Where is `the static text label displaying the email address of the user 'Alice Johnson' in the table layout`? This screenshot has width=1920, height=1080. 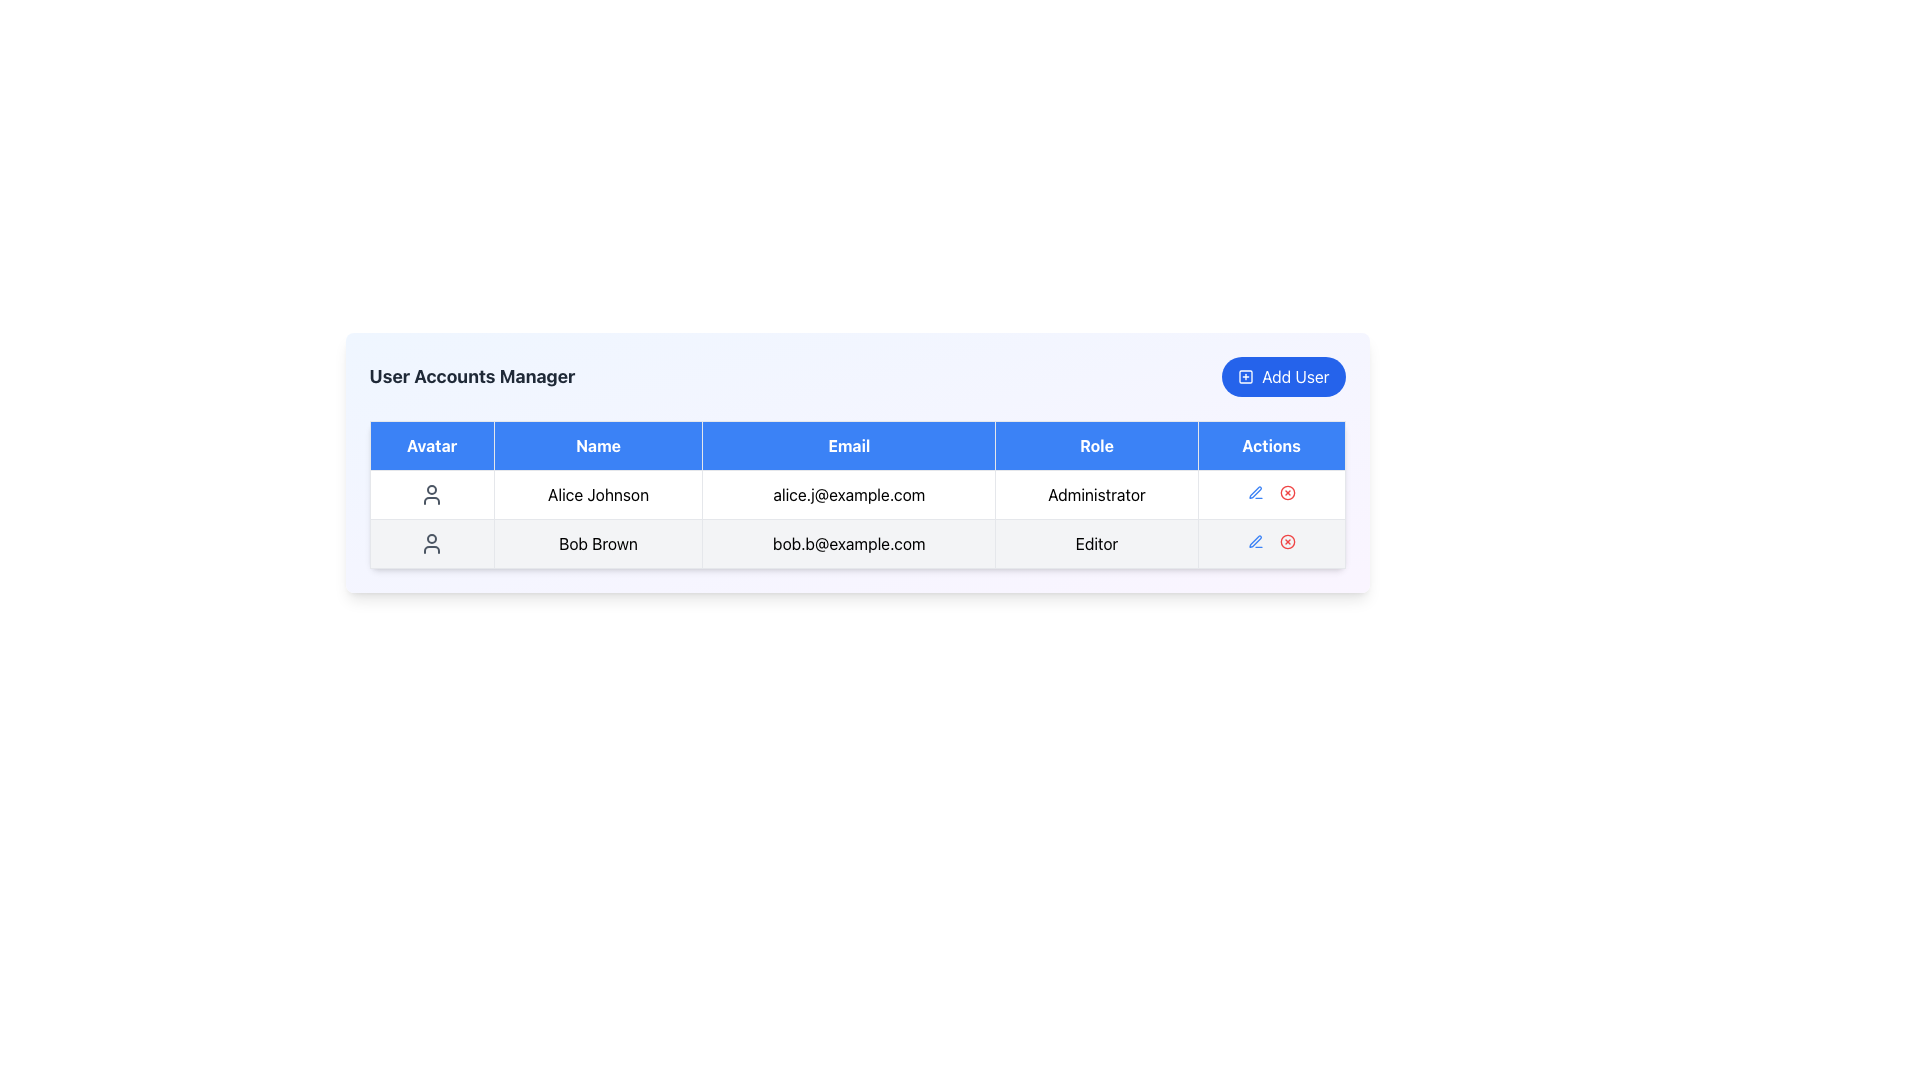 the static text label displaying the email address of the user 'Alice Johnson' in the table layout is located at coordinates (849, 494).